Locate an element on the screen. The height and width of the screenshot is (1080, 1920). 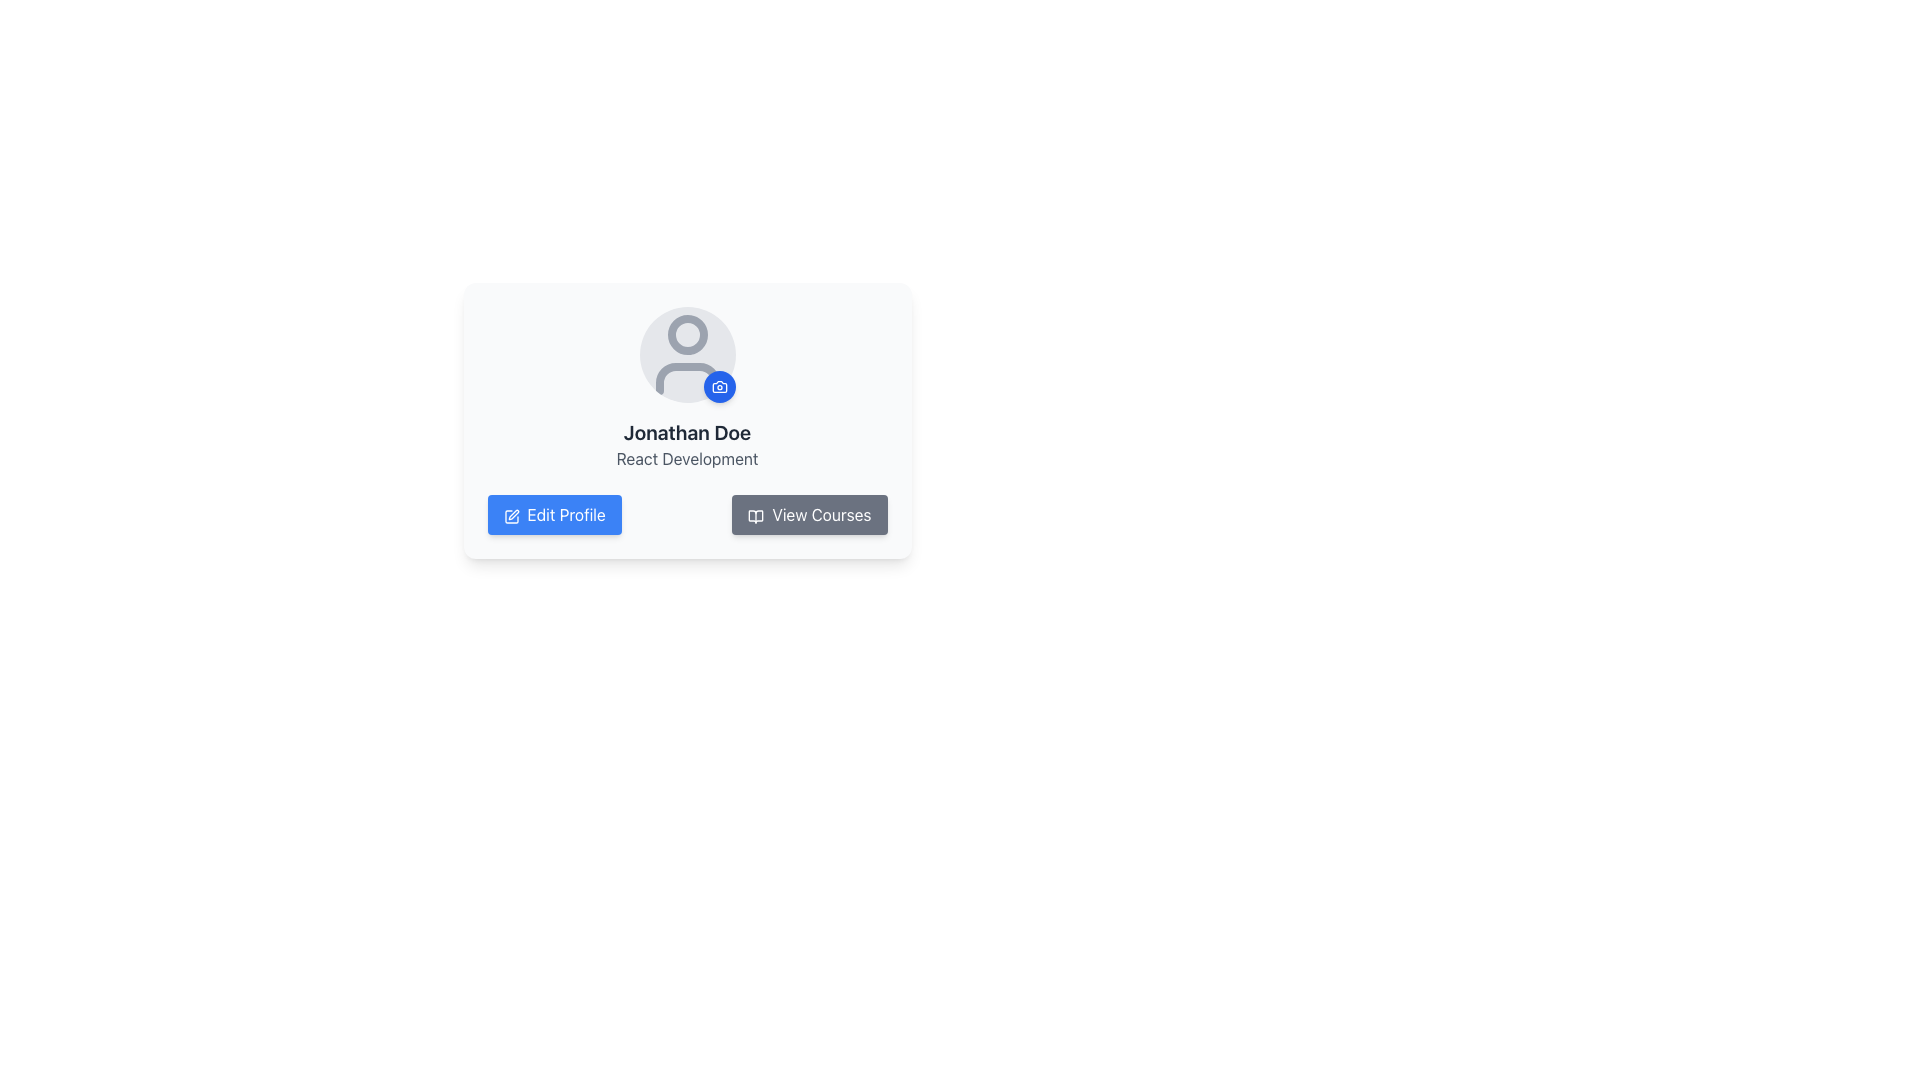
the lower section of the user avatar image, which represents the bottom half of the avatar icon is located at coordinates (687, 378).